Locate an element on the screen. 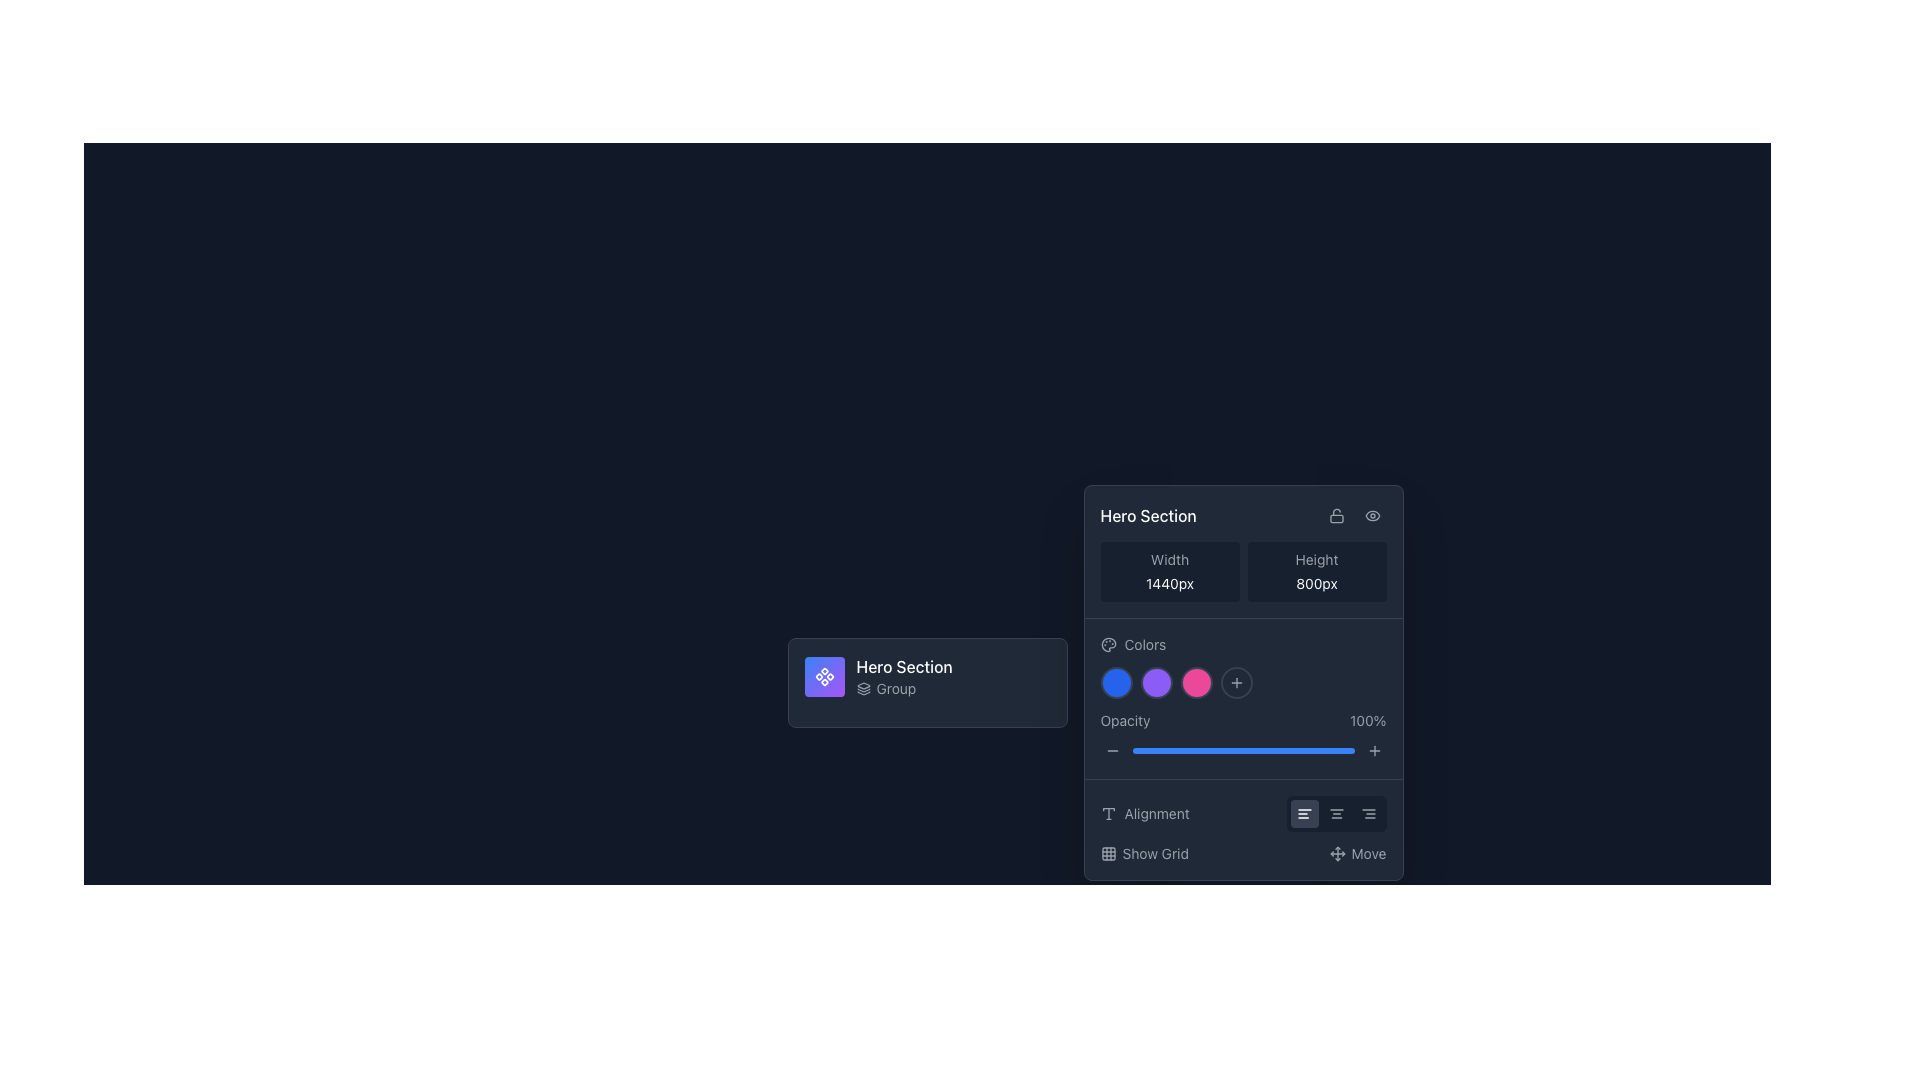  the Text label indicating the context of the value '1440px', which is located above the width measurement and adjacent to the 'Height' label is located at coordinates (1170, 559).